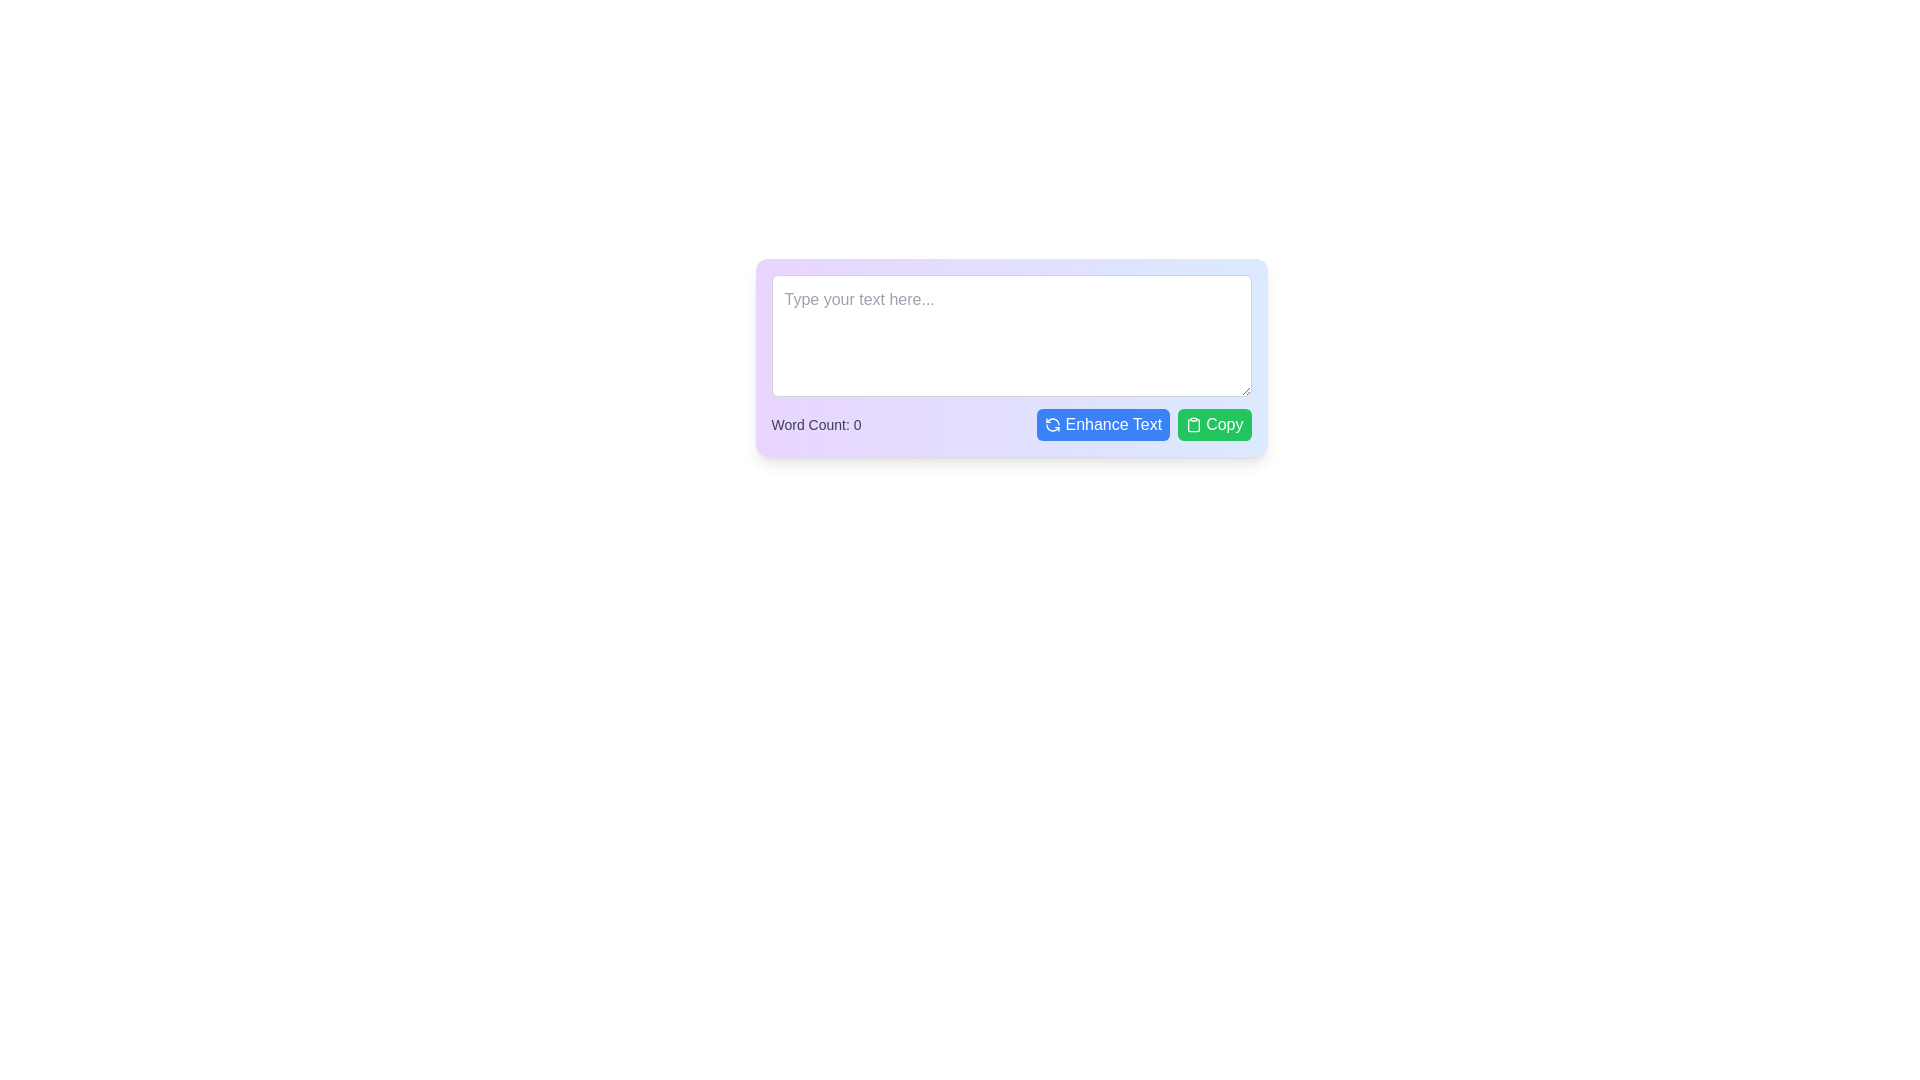  Describe the element at coordinates (1052, 423) in the screenshot. I see `the circular arrow icon on the left edge of the 'Enhance Text' button` at that location.